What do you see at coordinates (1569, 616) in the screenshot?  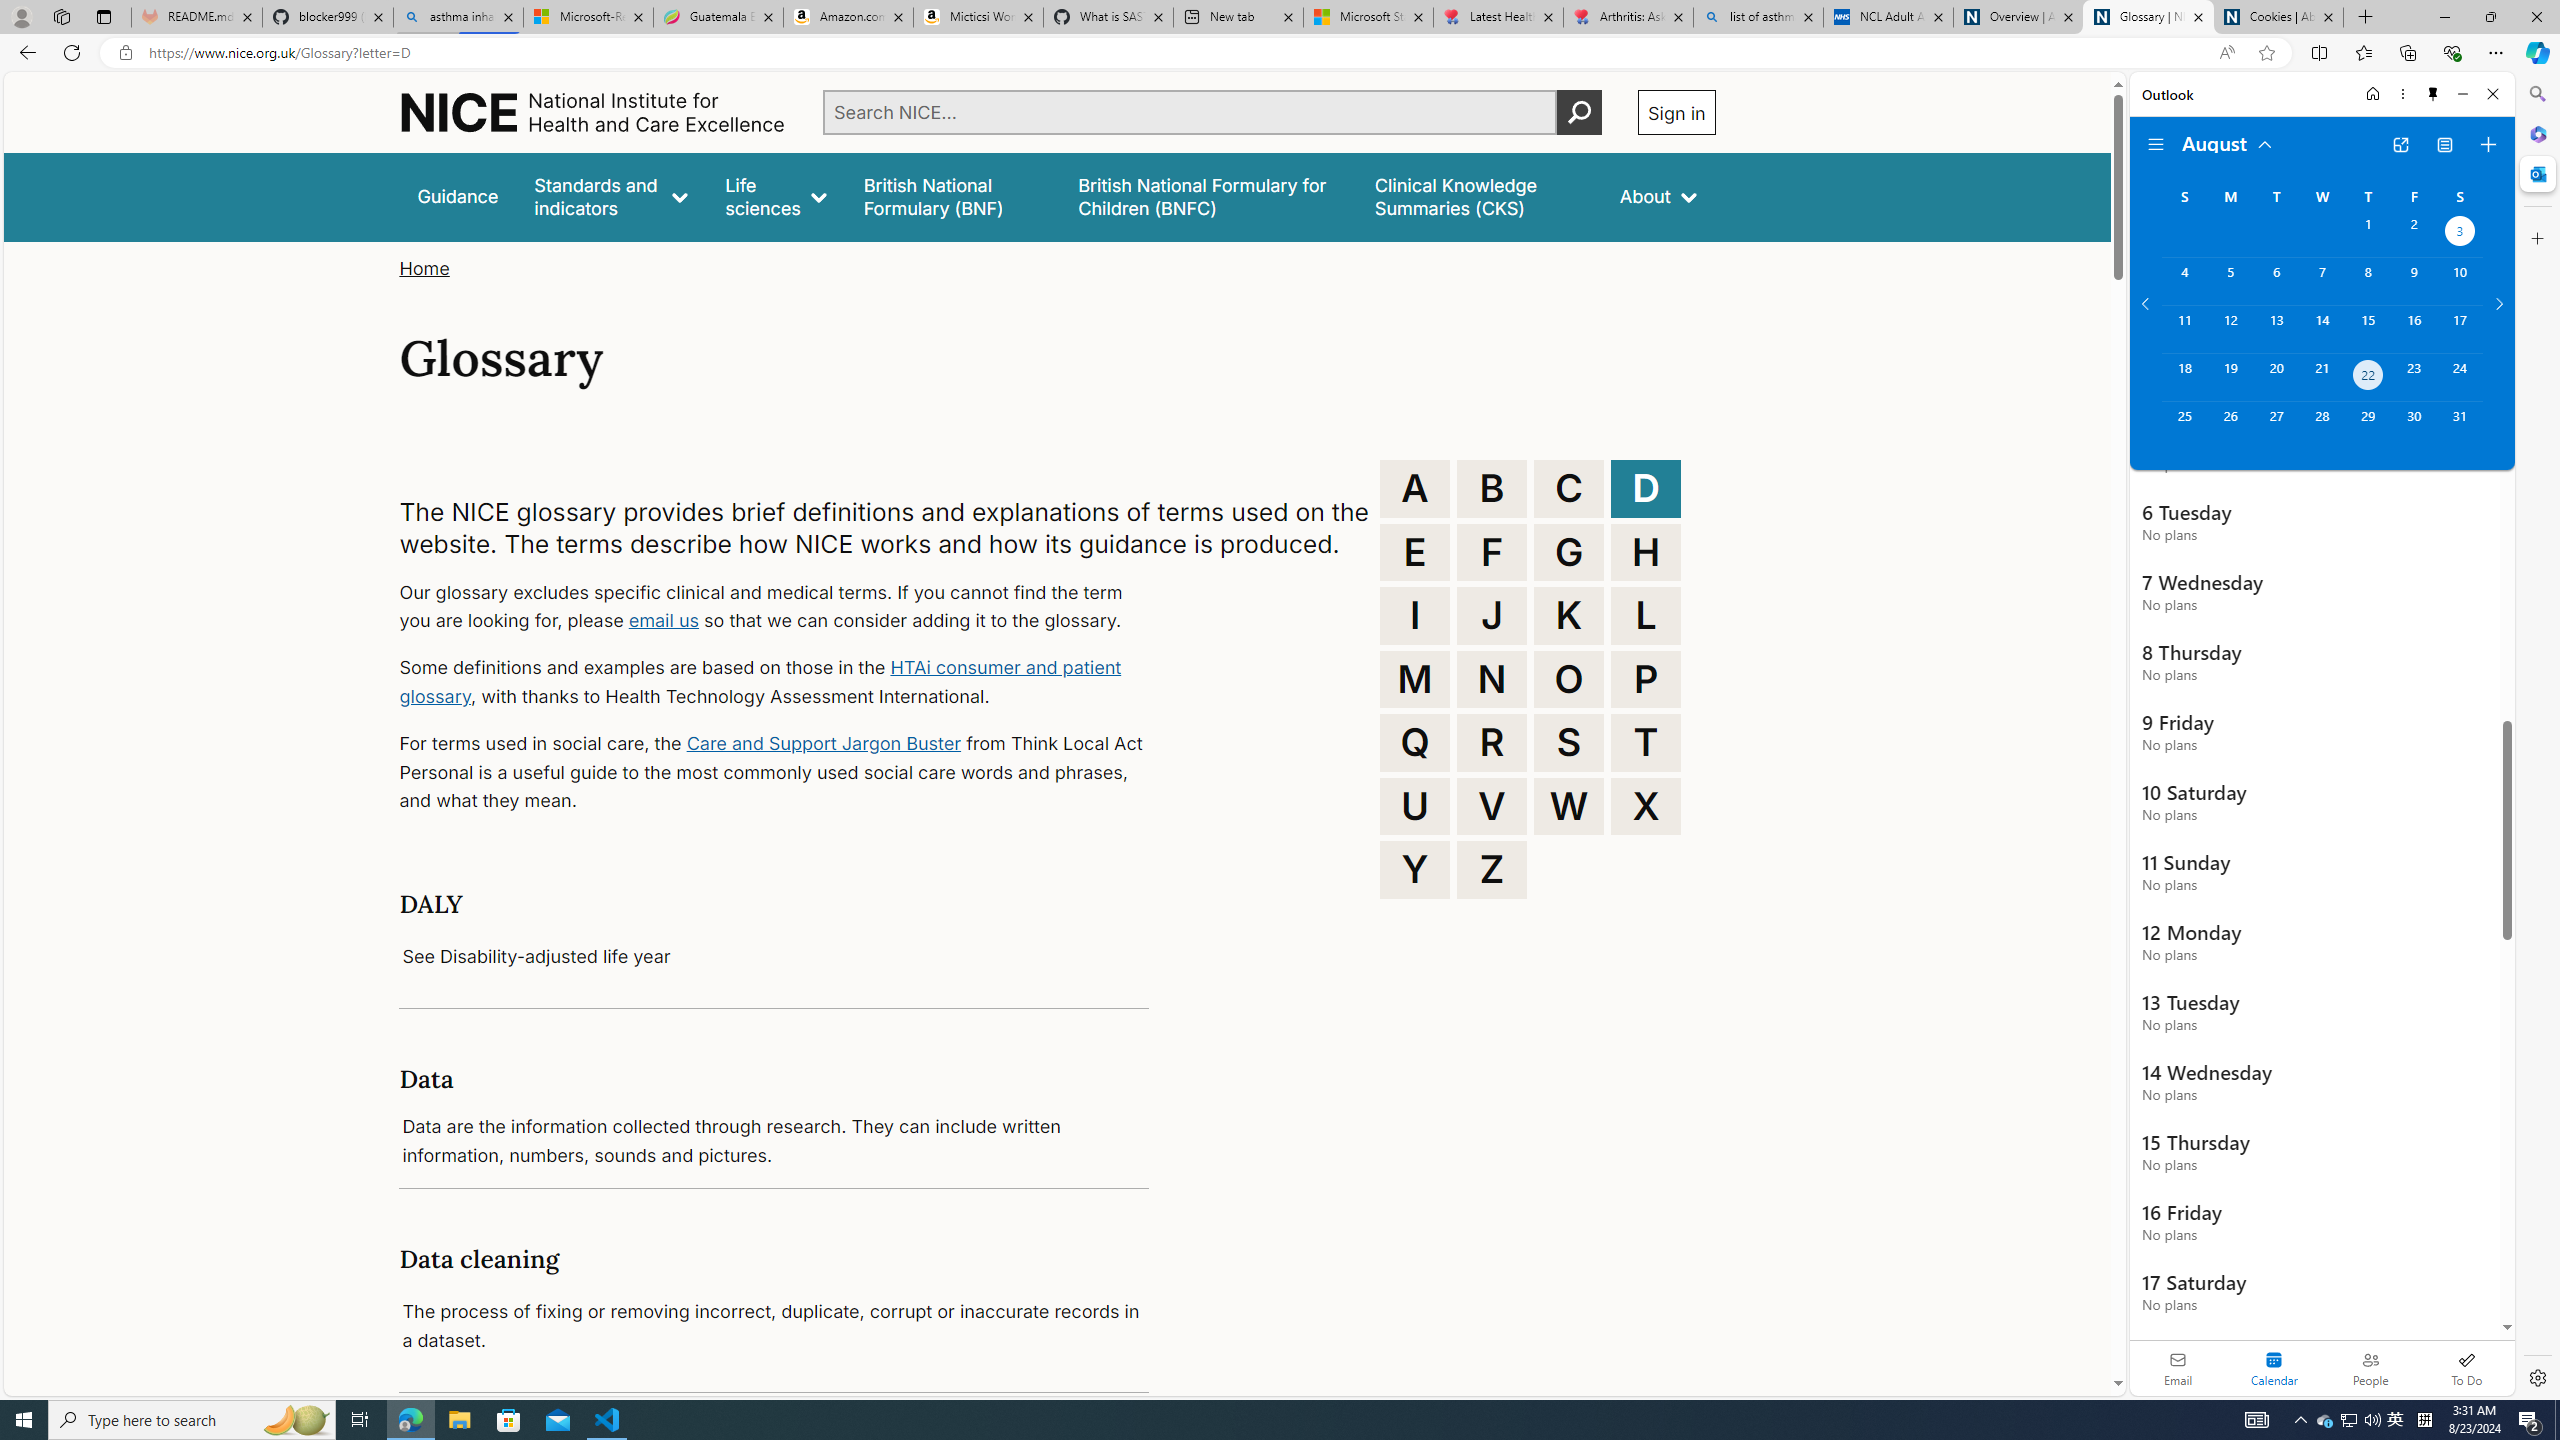 I see `'K'` at bounding box center [1569, 616].